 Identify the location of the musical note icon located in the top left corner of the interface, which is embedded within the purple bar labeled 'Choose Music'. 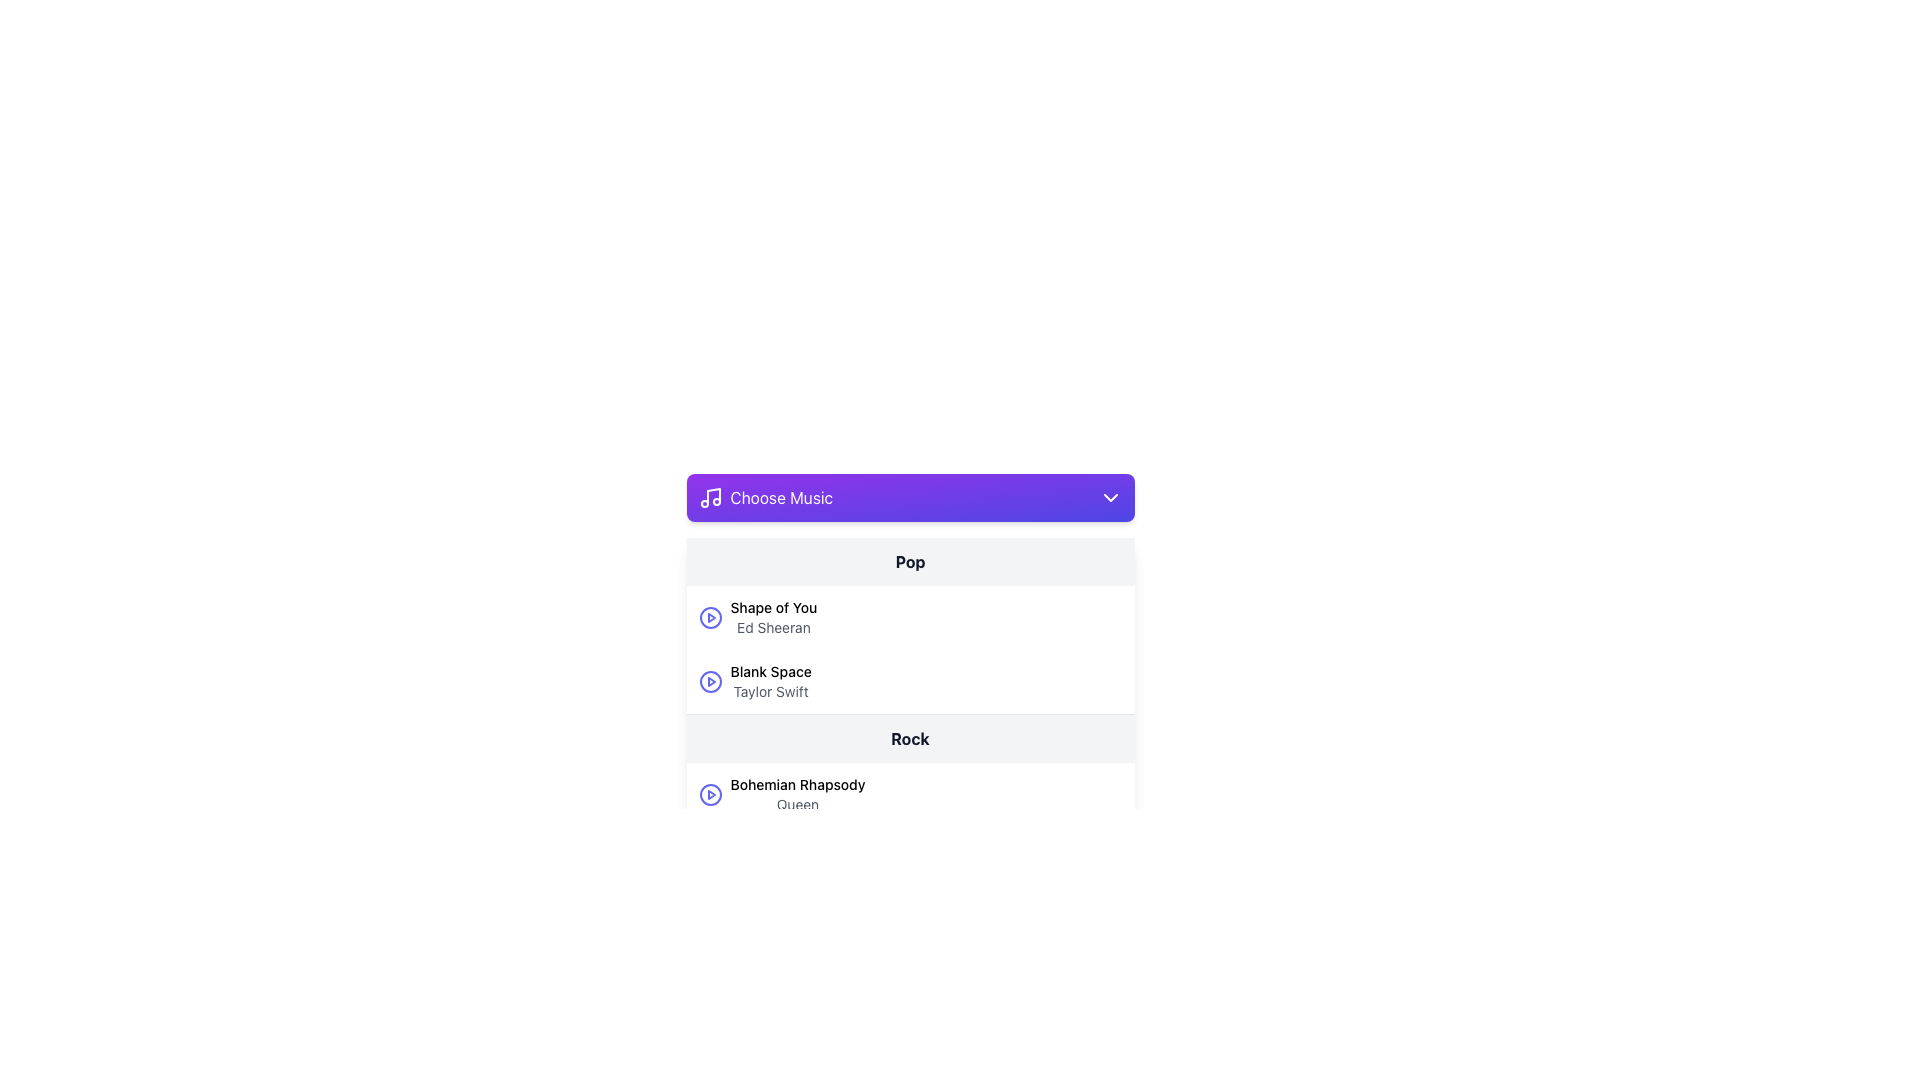
(713, 495).